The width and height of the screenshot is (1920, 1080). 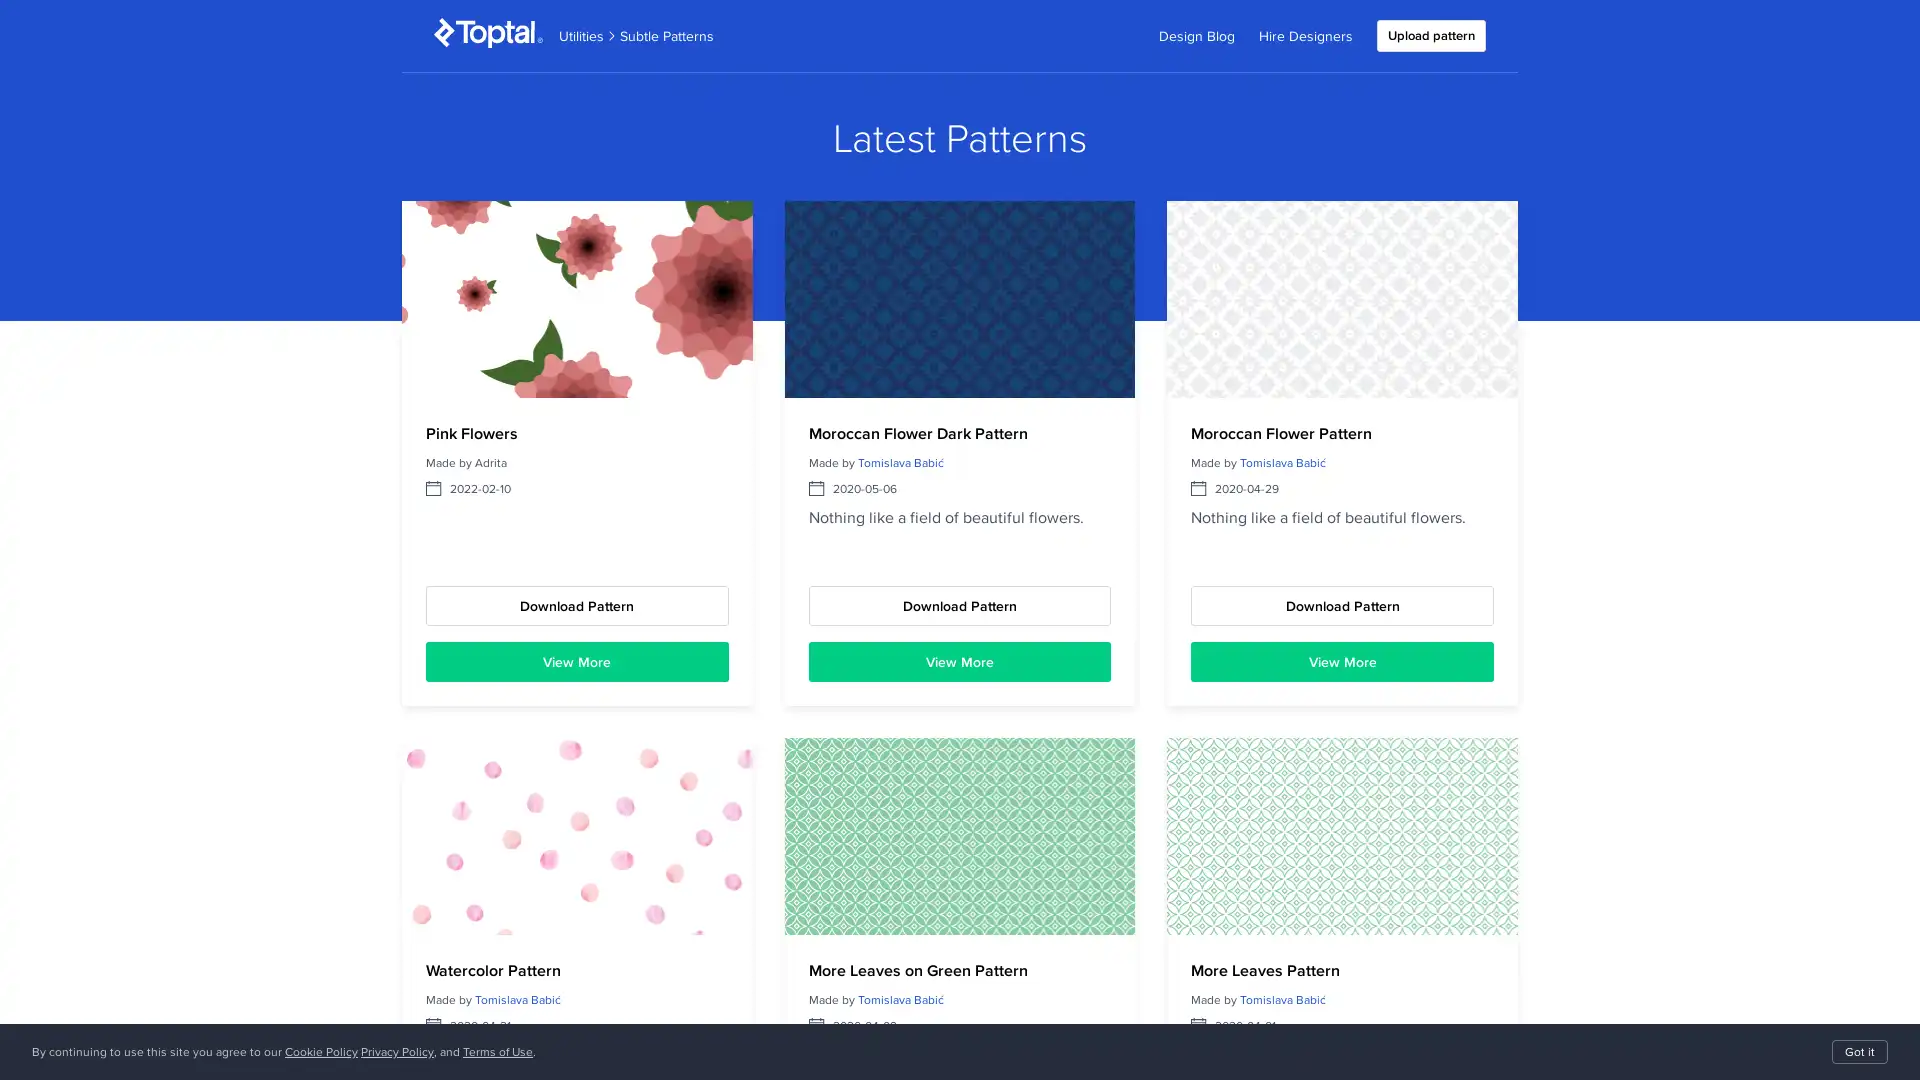 What do you see at coordinates (1859, 1051) in the screenshot?
I see `Got it` at bounding box center [1859, 1051].